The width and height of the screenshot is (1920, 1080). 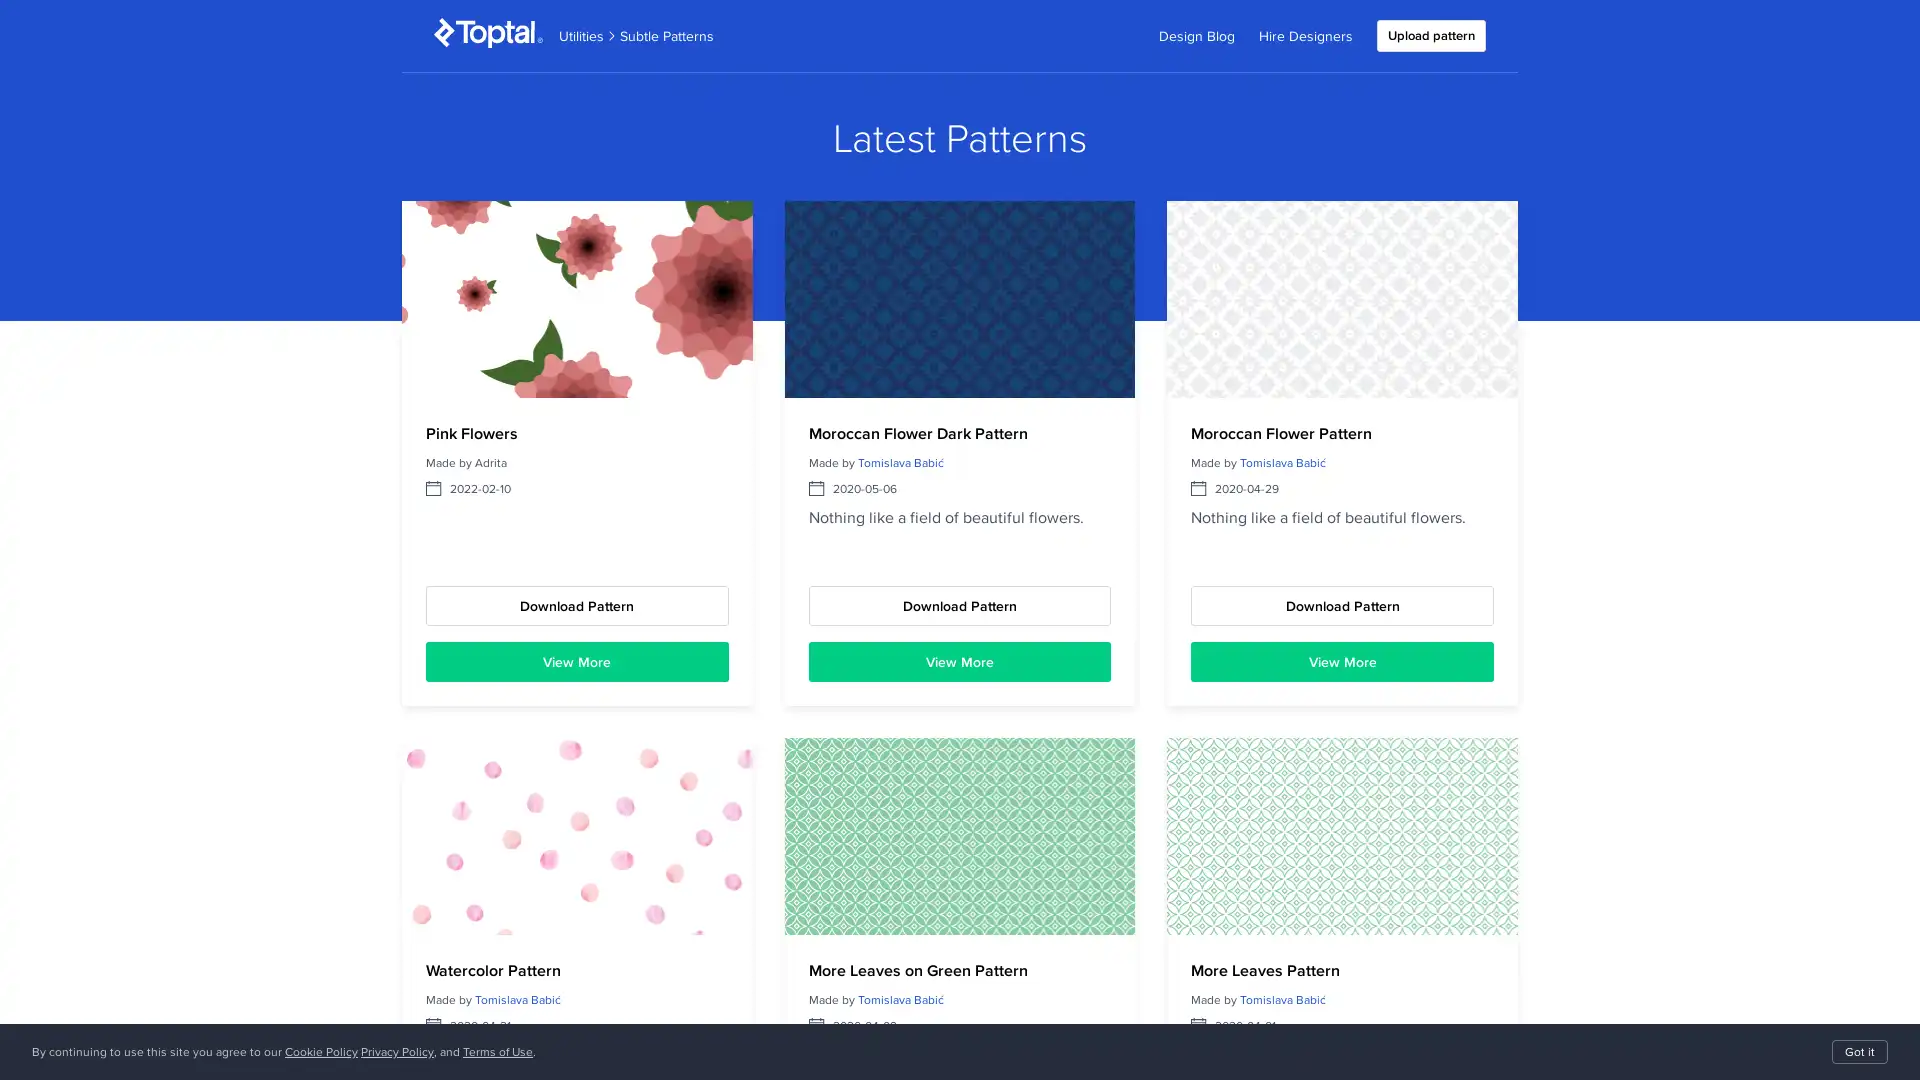 What do you see at coordinates (1859, 1051) in the screenshot?
I see `Got it` at bounding box center [1859, 1051].